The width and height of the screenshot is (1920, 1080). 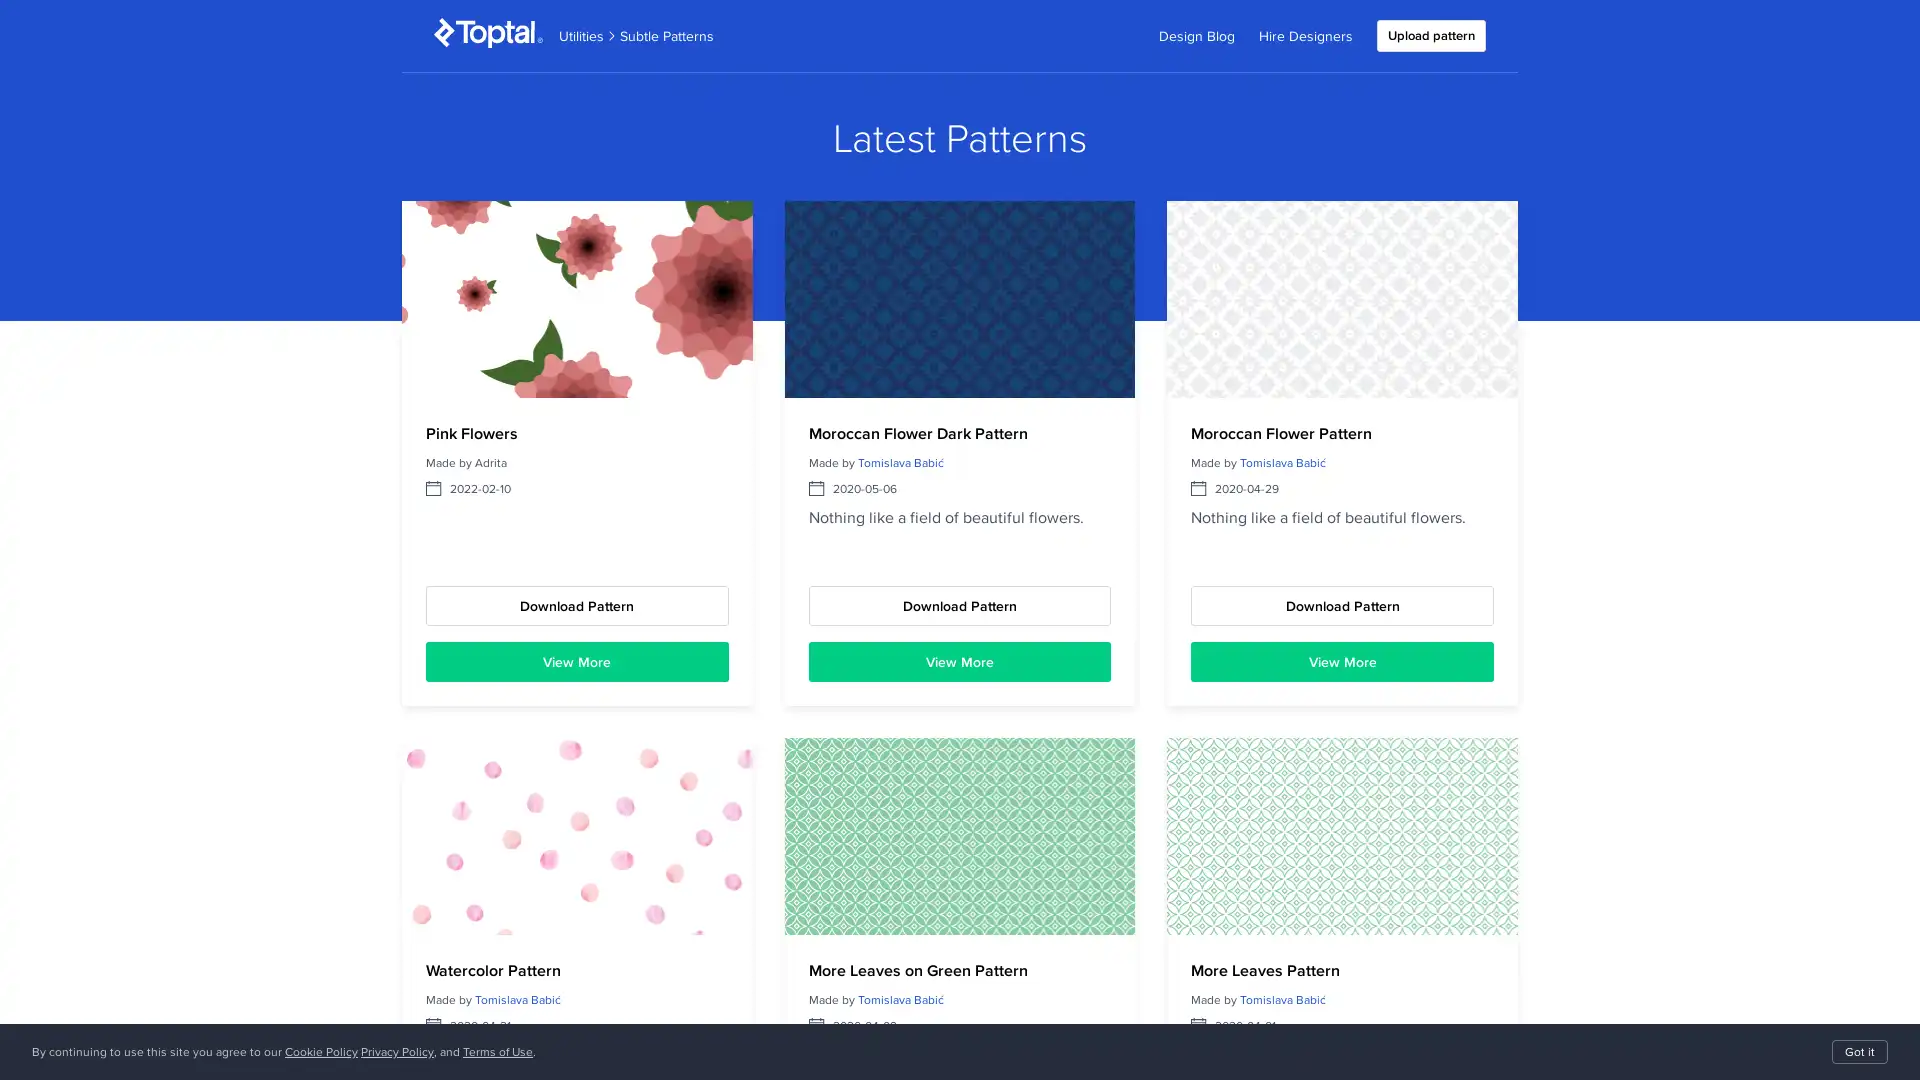 What do you see at coordinates (1859, 1051) in the screenshot?
I see `Got it` at bounding box center [1859, 1051].